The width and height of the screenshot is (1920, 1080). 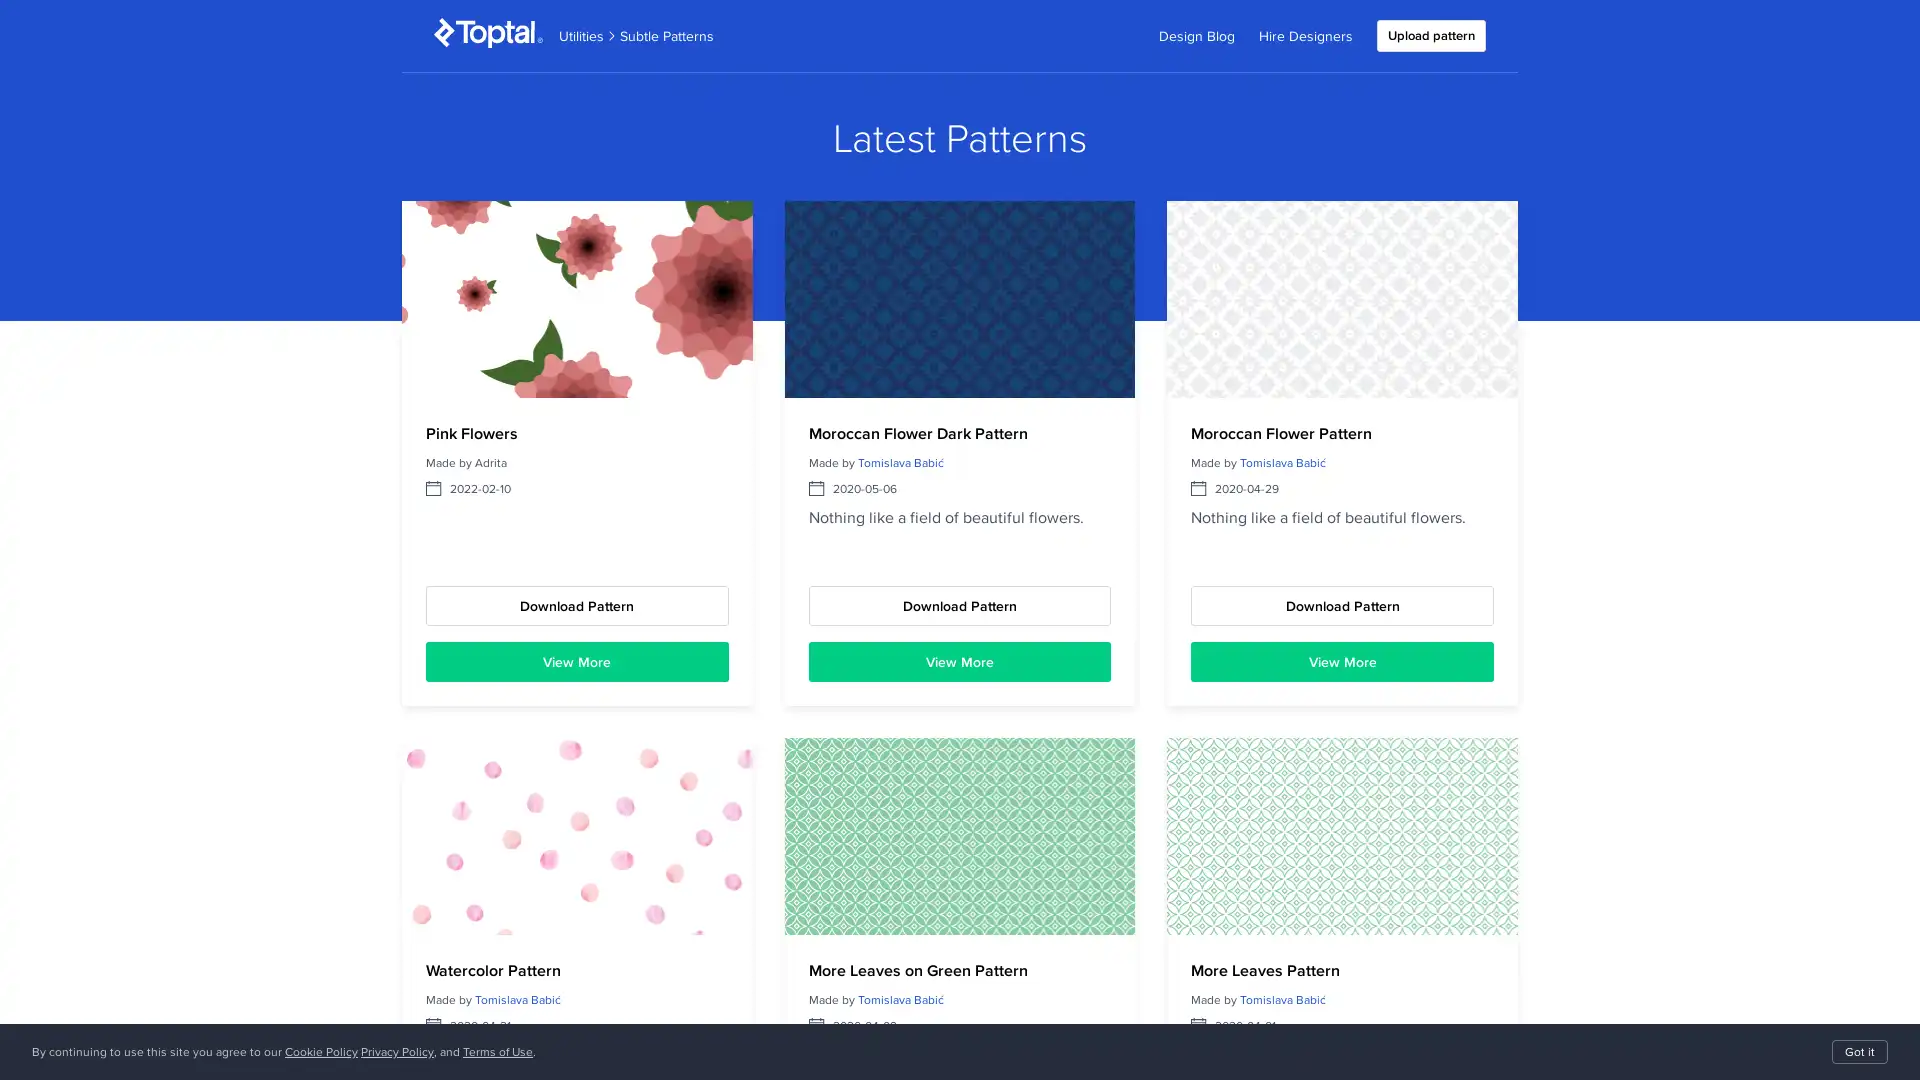 What do you see at coordinates (1859, 1051) in the screenshot?
I see `Got it` at bounding box center [1859, 1051].